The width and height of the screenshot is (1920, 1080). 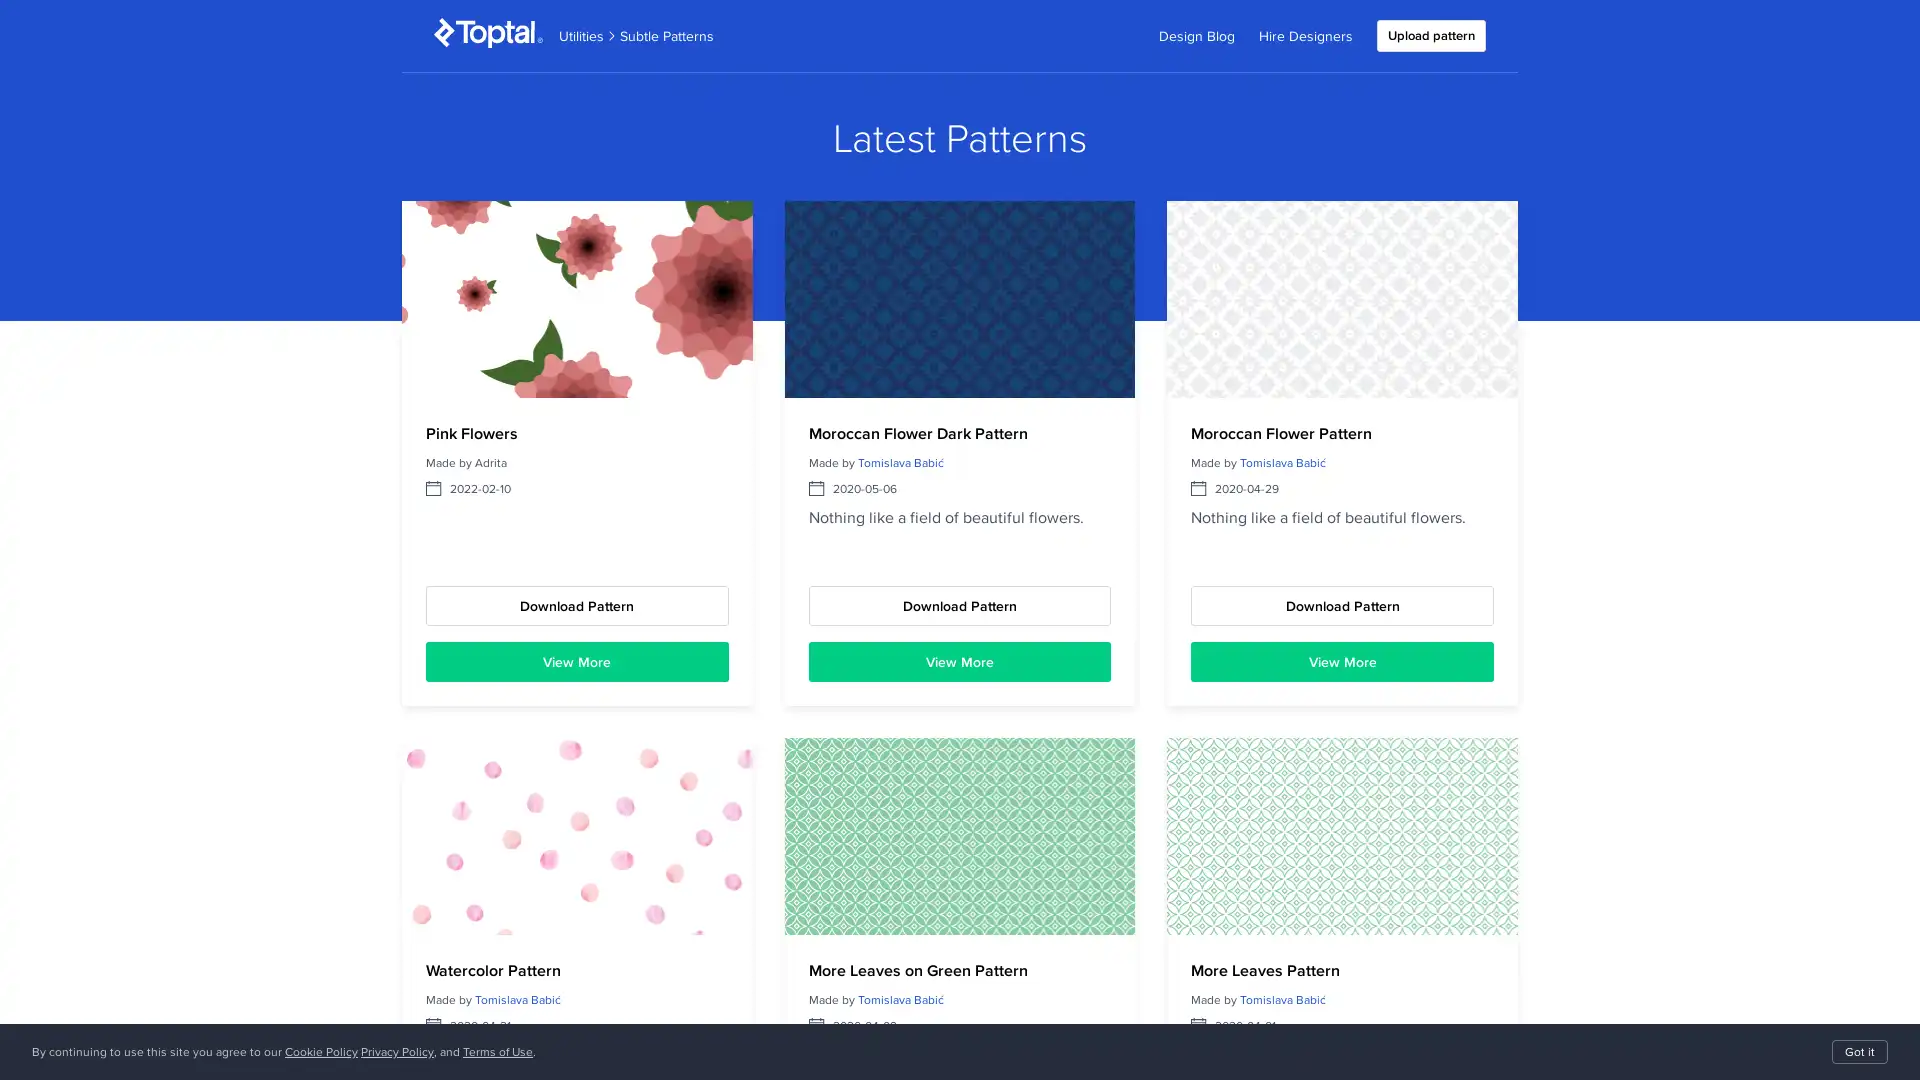 What do you see at coordinates (1859, 1051) in the screenshot?
I see `Got it` at bounding box center [1859, 1051].